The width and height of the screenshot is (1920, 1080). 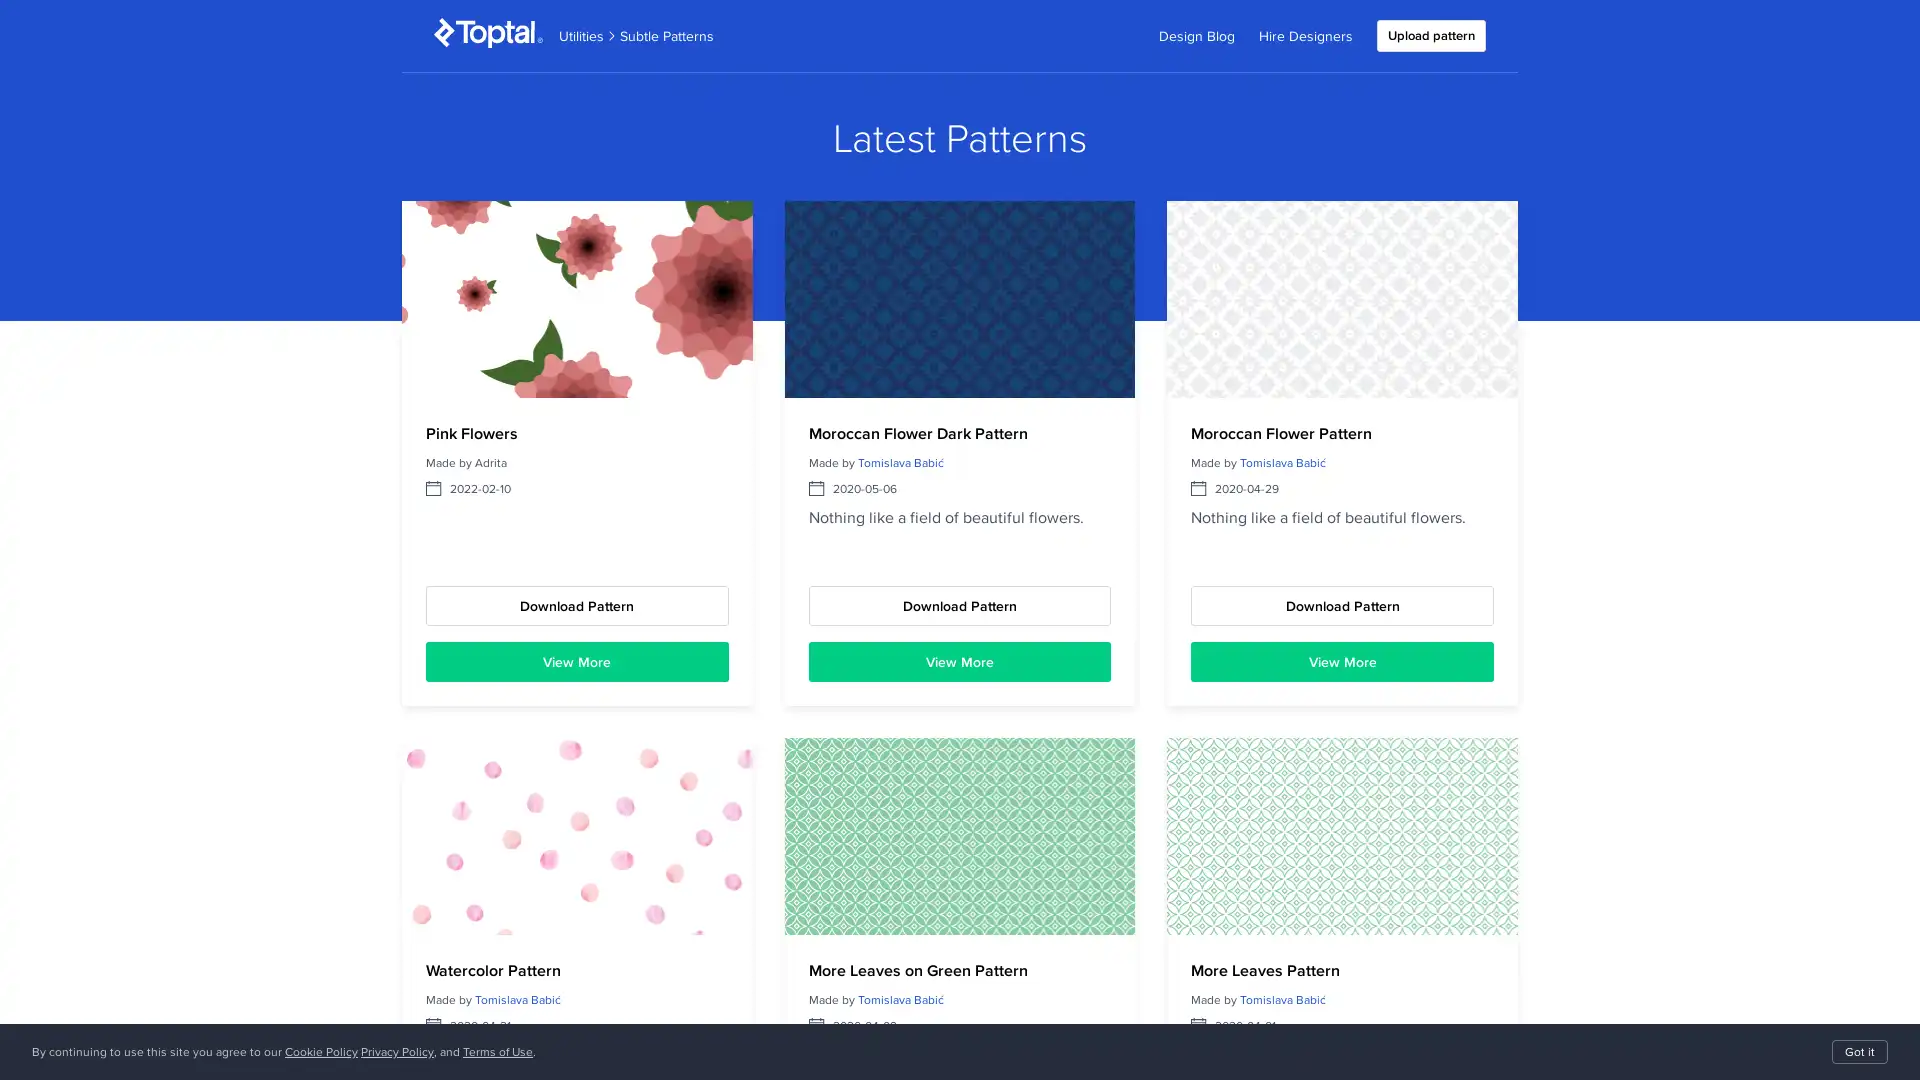 What do you see at coordinates (1859, 1051) in the screenshot?
I see `Got it` at bounding box center [1859, 1051].